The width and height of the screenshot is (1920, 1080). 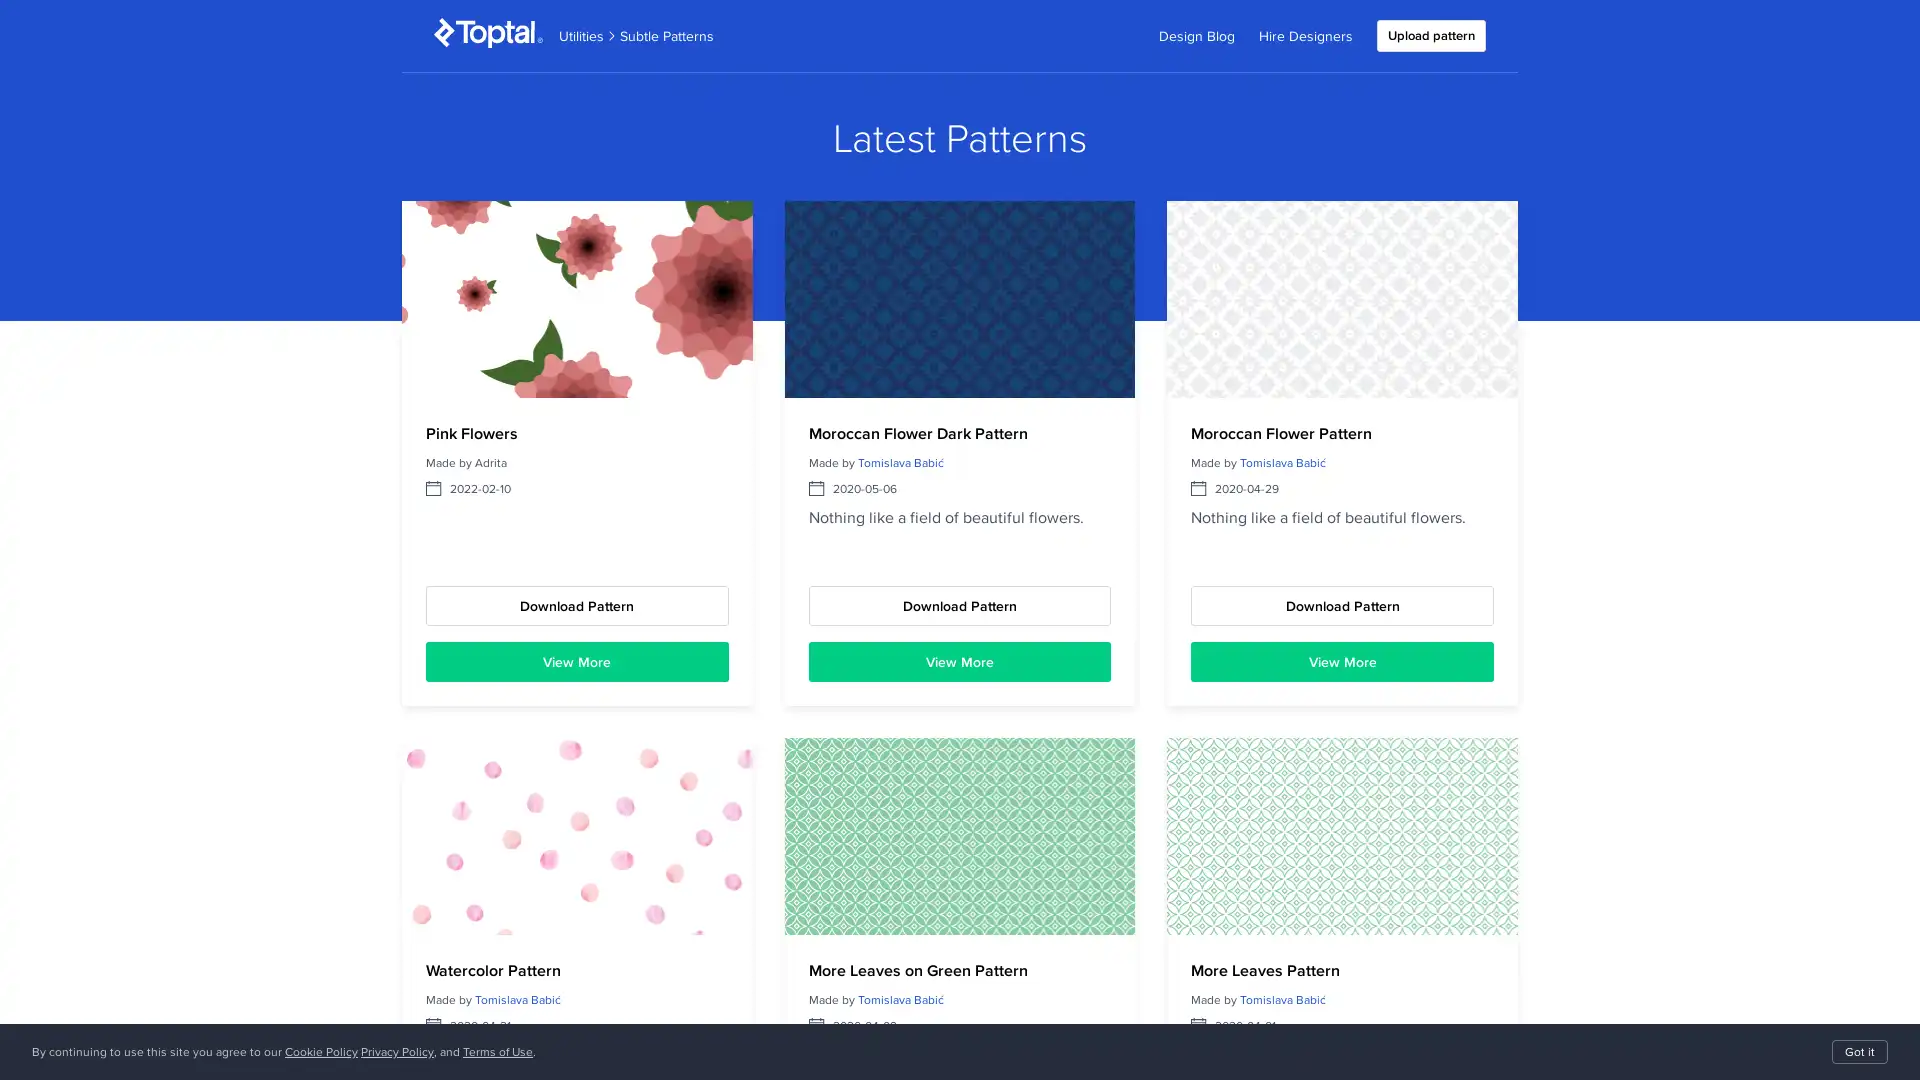 What do you see at coordinates (1859, 1051) in the screenshot?
I see `Got it` at bounding box center [1859, 1051].